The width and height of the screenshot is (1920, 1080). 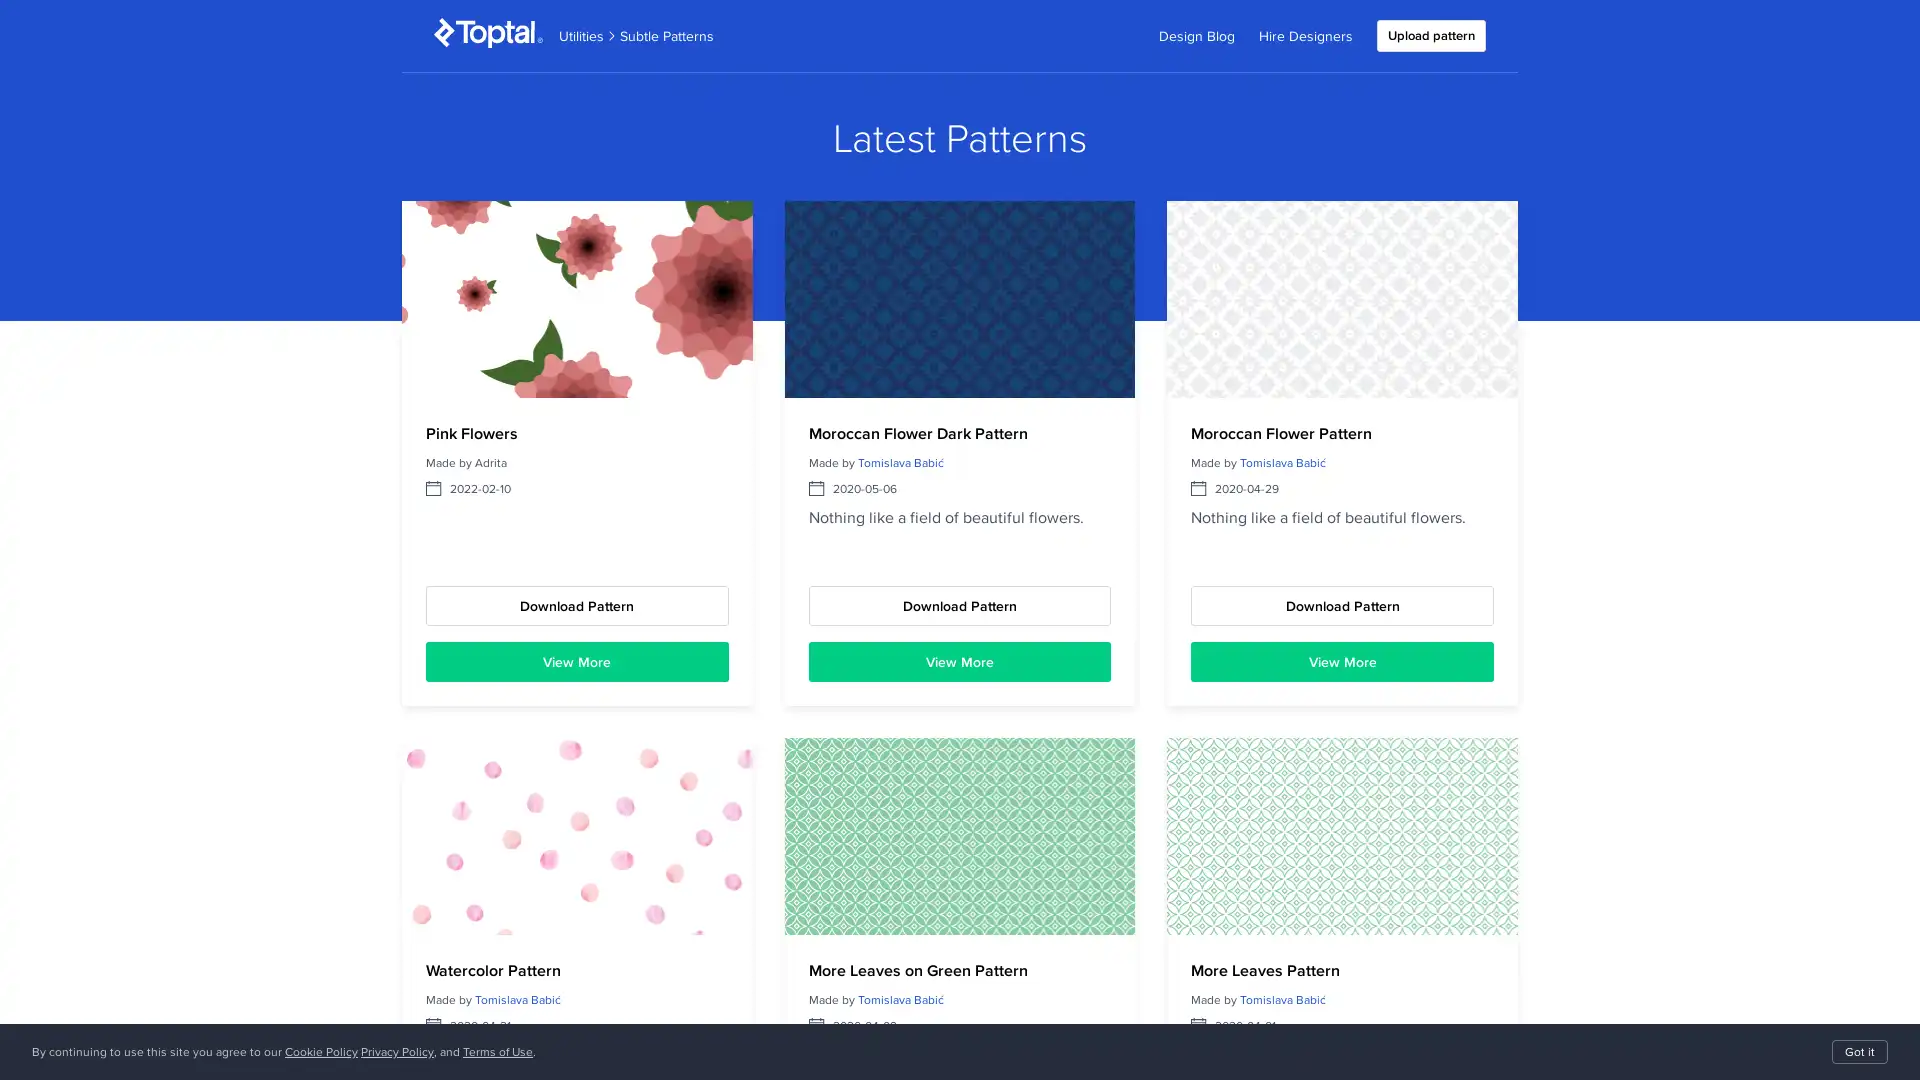 What do you see at coordinates (1859, 1051) in the screenshot?
I see `Got it` at bounding box center [1859, 1051].